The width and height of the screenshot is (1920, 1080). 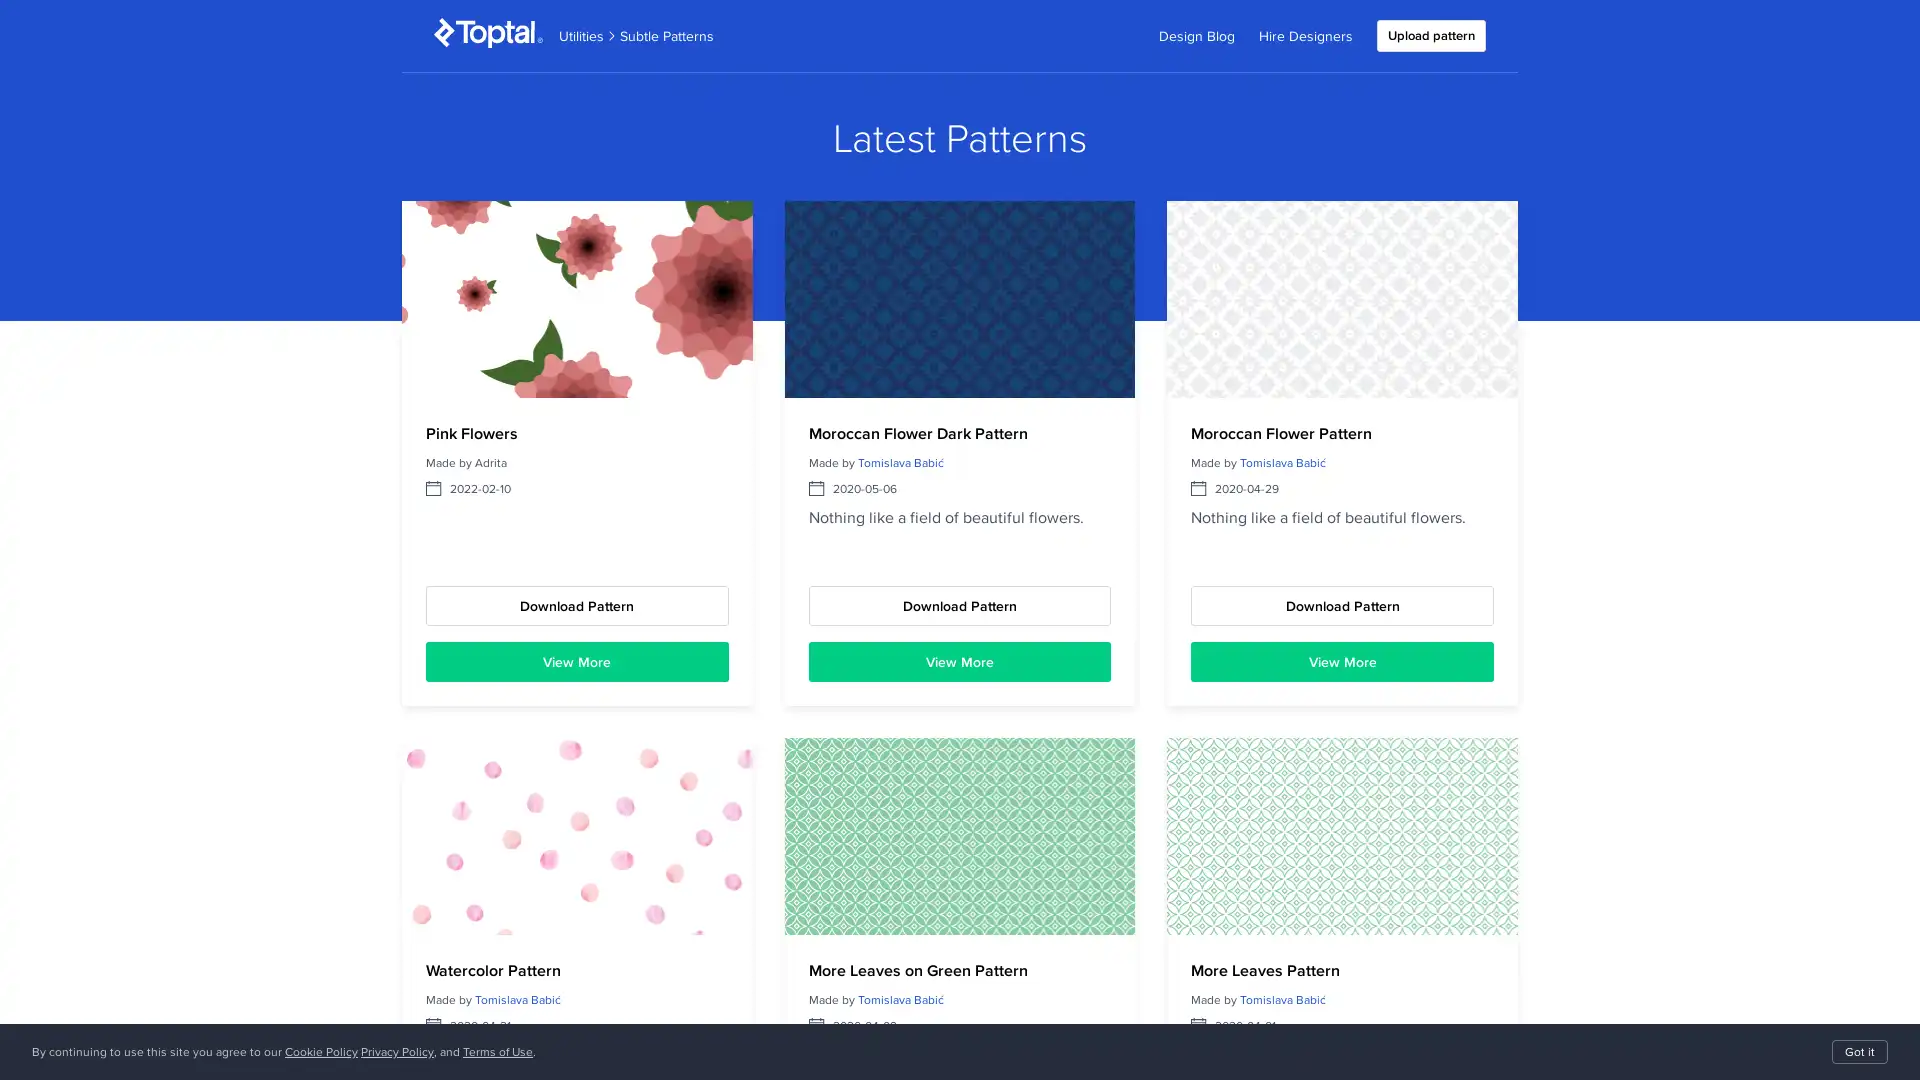 What do you see at coordinates (1859, 1051) in the screenshot?
I see `Got it` at bounding box center [1859, 1051].